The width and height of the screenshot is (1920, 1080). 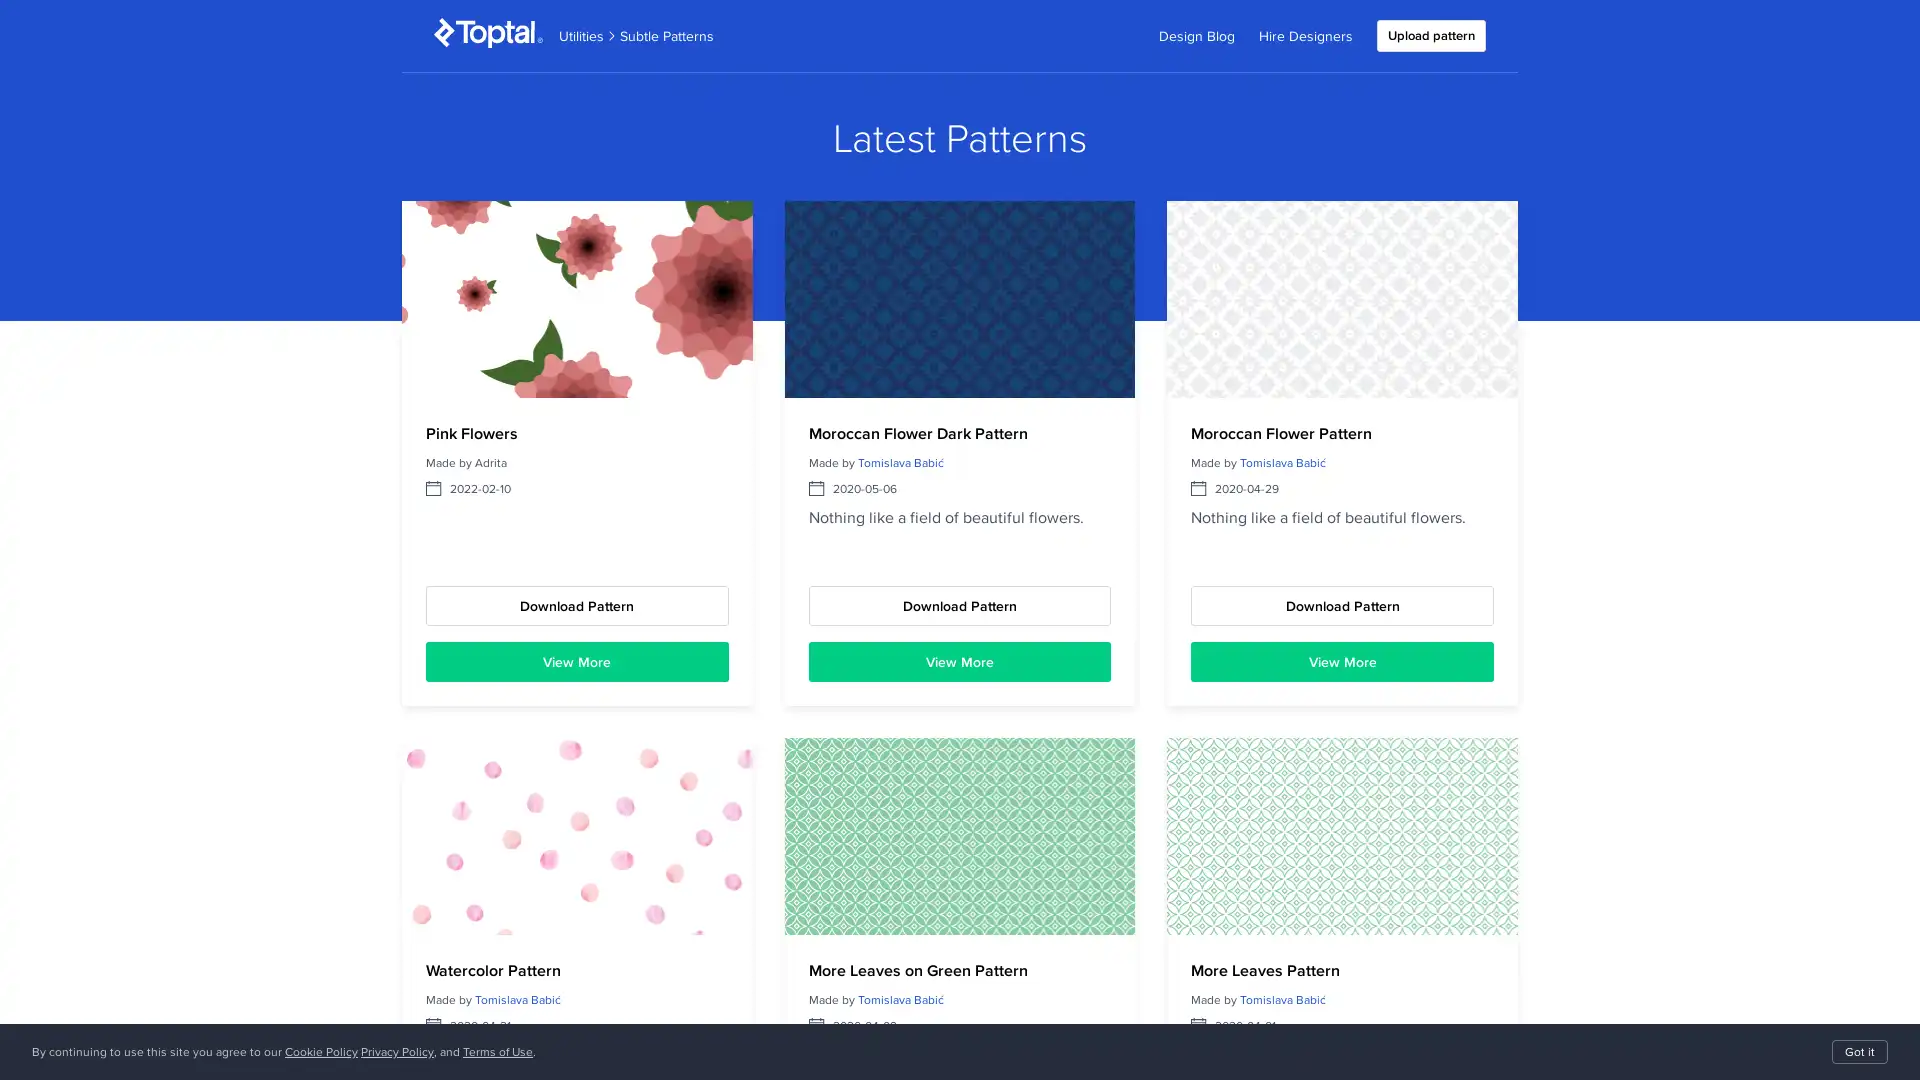 What do you see at coordinates (1859, 1051) in the screenshot?
I see `Got it` at bounding box center [1859, 1051].